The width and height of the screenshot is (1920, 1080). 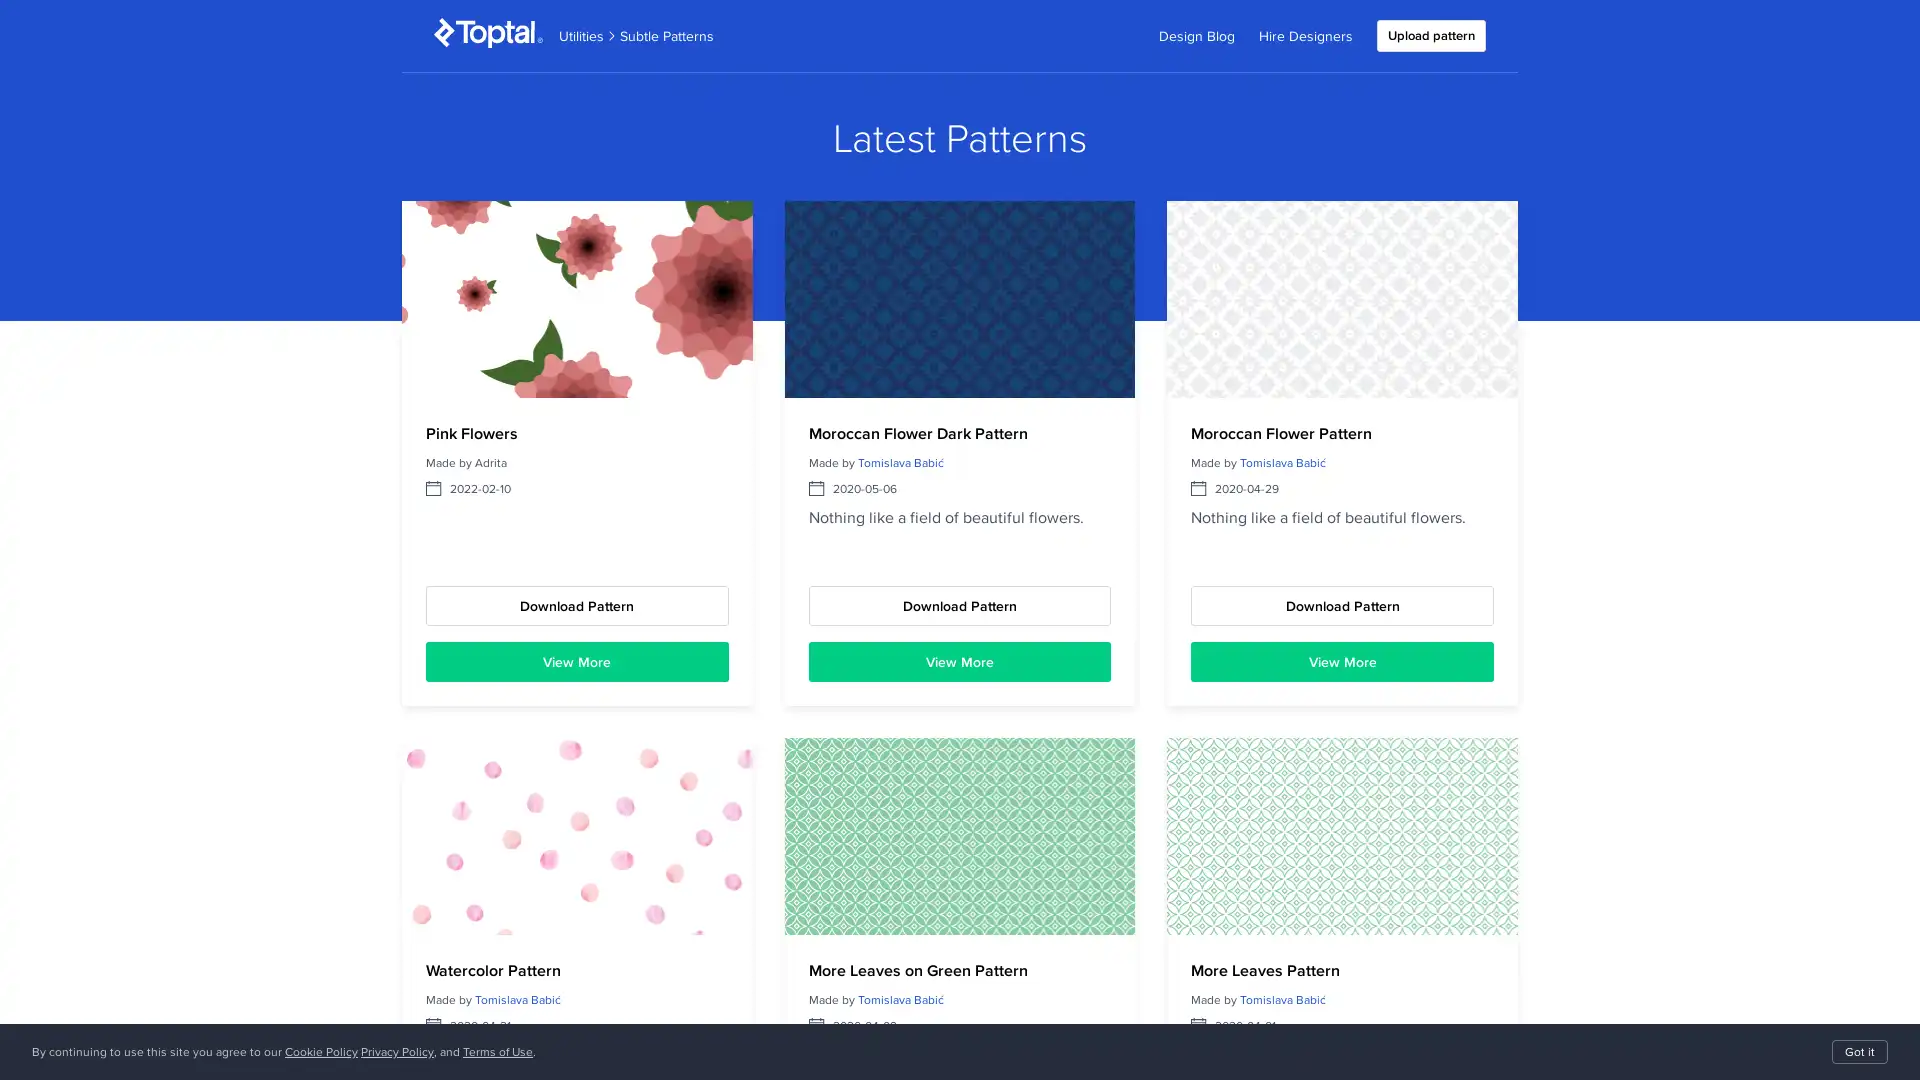 What do you see at coordinates (1859, 1051) in the screenshot?
I see `Got it` at bounding box center [1859, 1051].